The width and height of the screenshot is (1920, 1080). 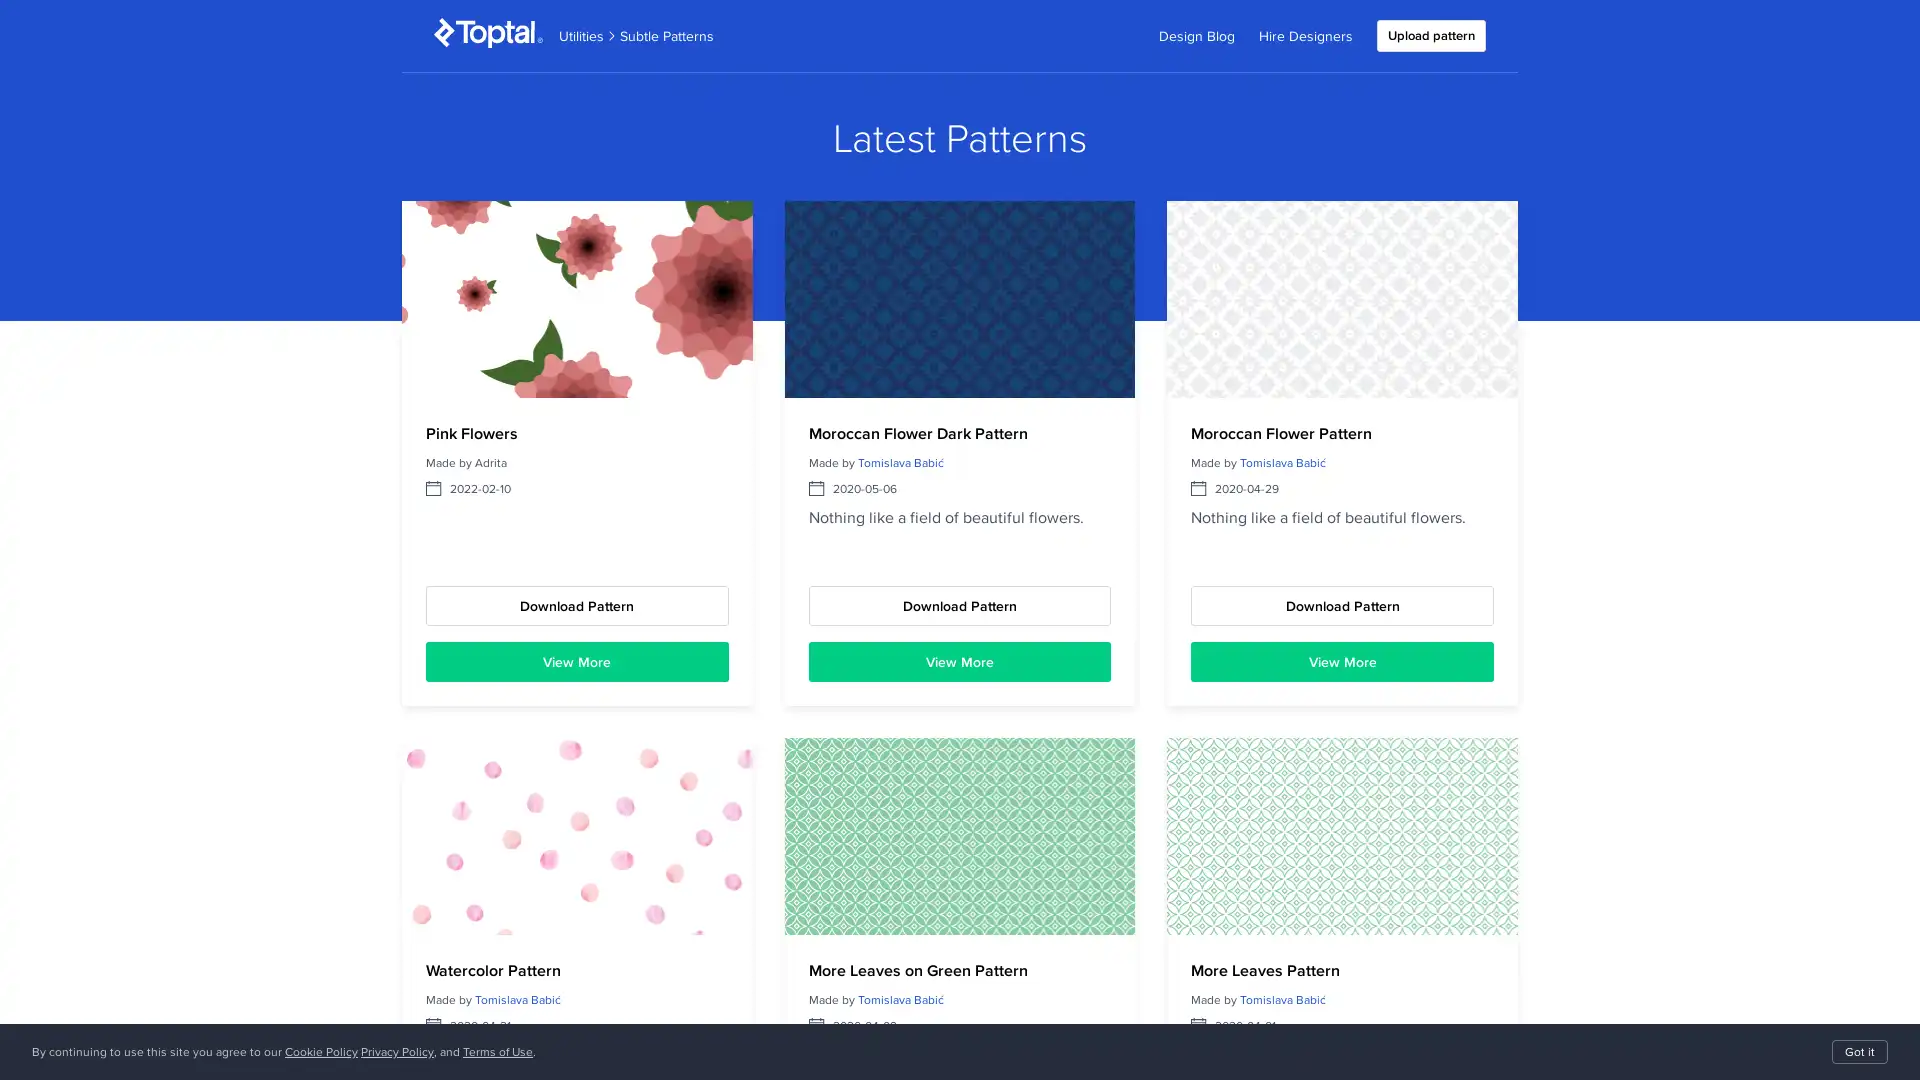 What do you see at coordinates (1859, 1051) in the screenshot?
I see `Got it` at bounding box center [1859, 1051].